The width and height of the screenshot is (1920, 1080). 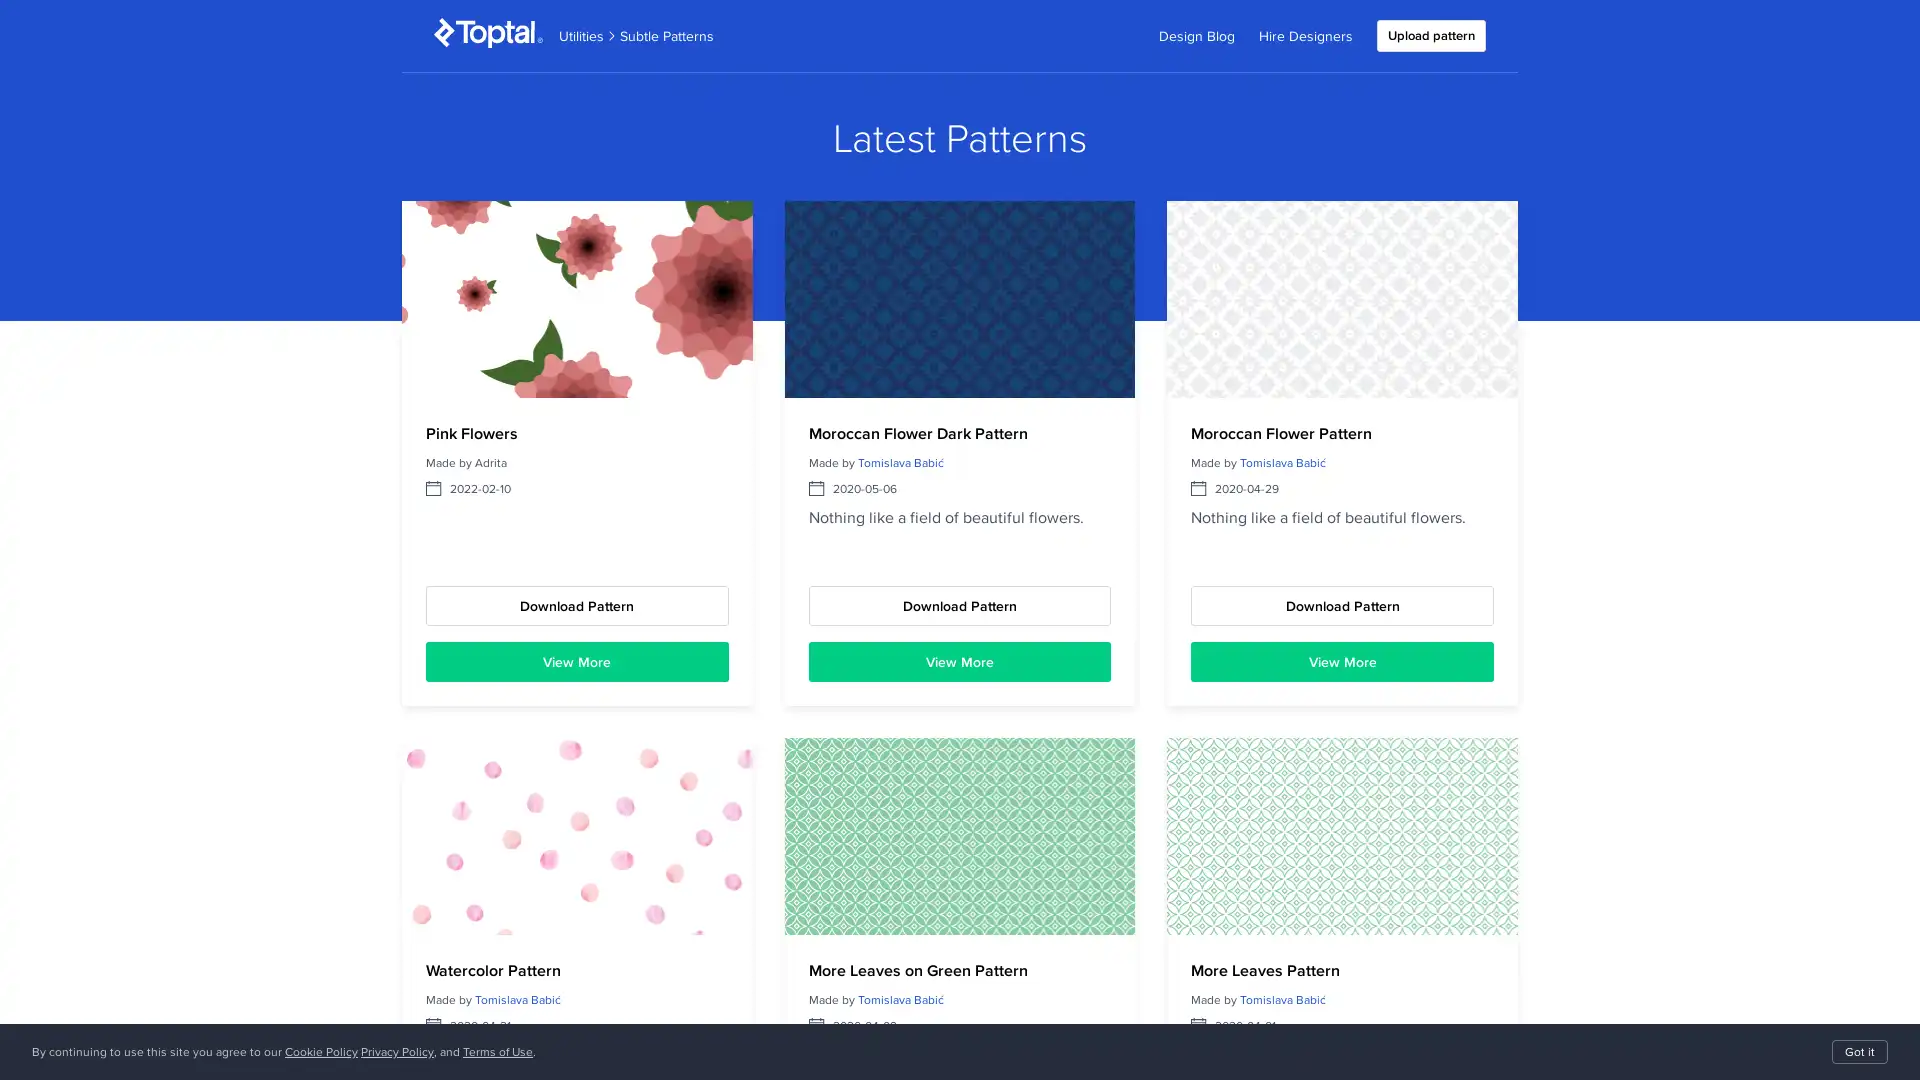 What do you see at coordinates (1859, 1051) in the screenshot?
I see `Got it` at bounding box center [1859, 1051].